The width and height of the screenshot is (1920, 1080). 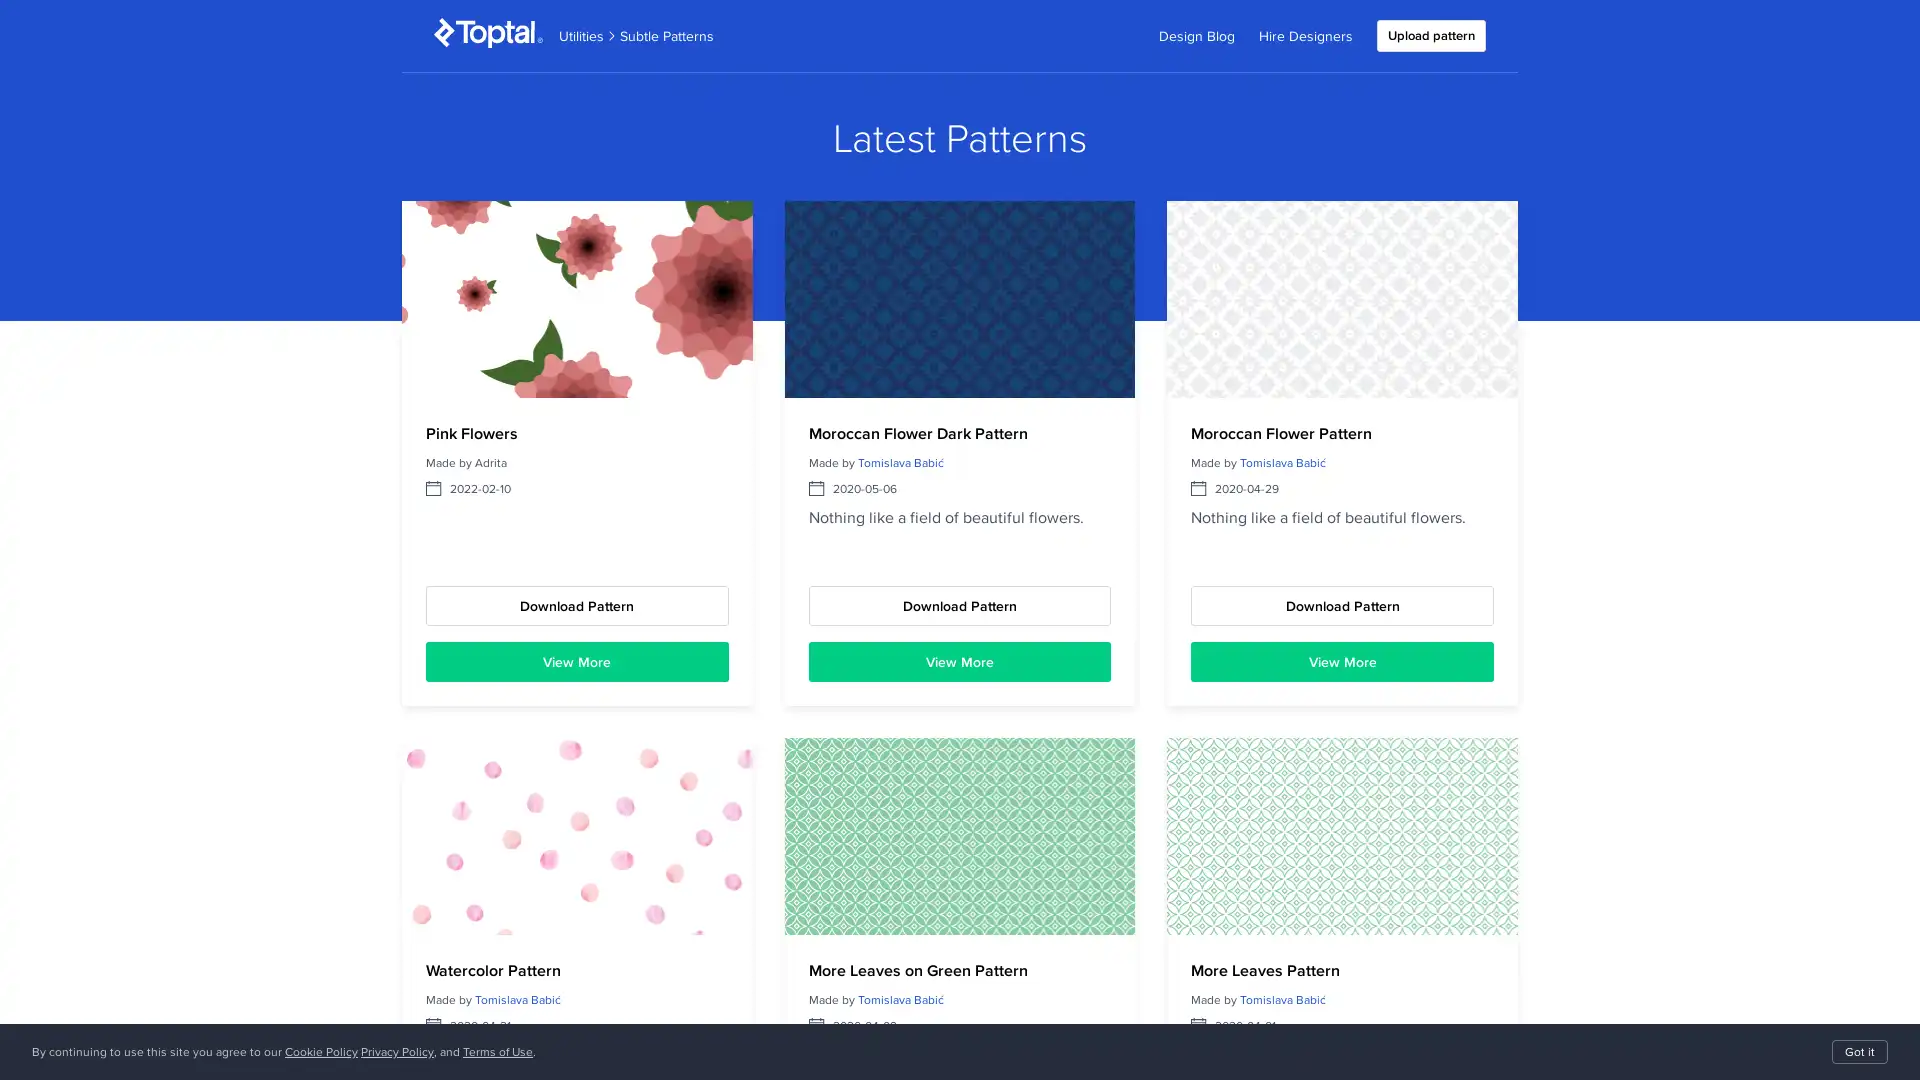 What do you see at coordinates (1859, 1051) in the screenshot?
I see `Got it` at bounding box center [1859, 1051].